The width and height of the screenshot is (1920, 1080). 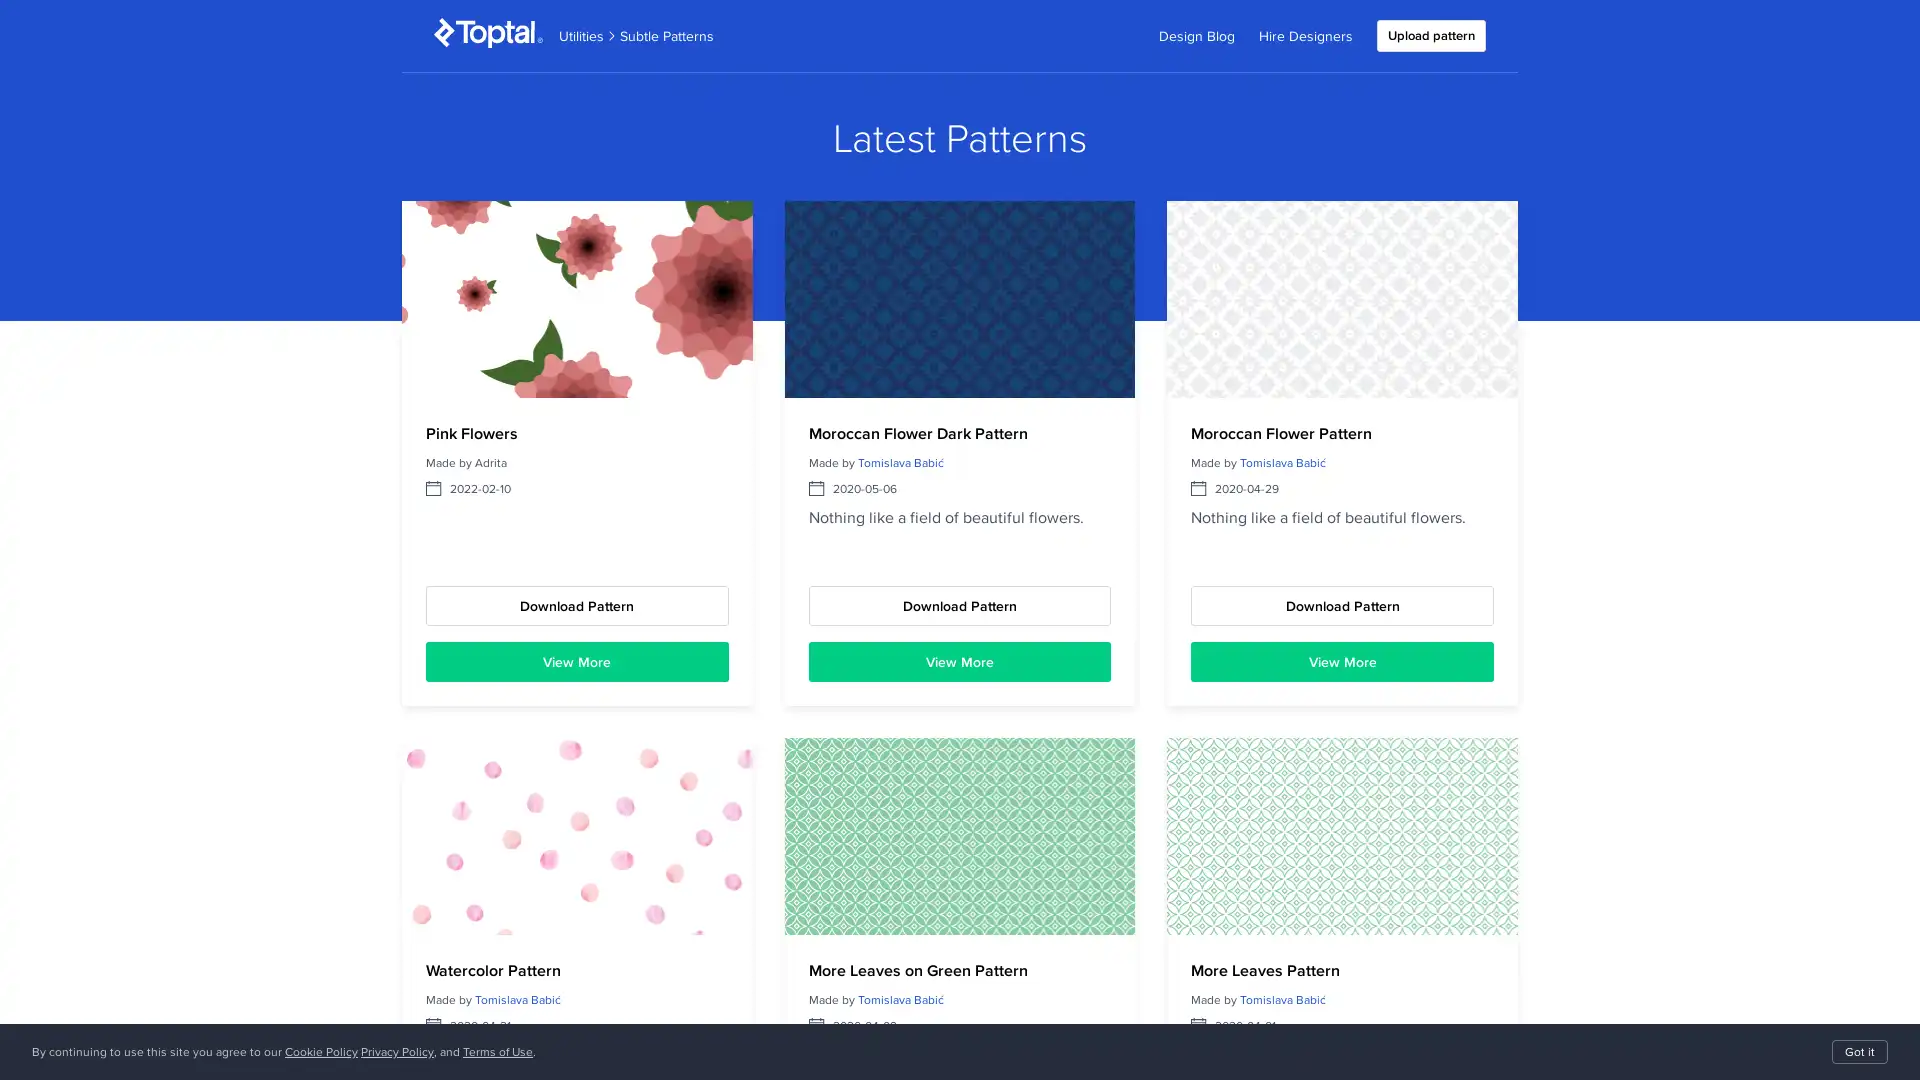 What do you see at coordinates (1859, 1051) in the screenshot?
I see `Got it` at bounding box center [1859, 1051].